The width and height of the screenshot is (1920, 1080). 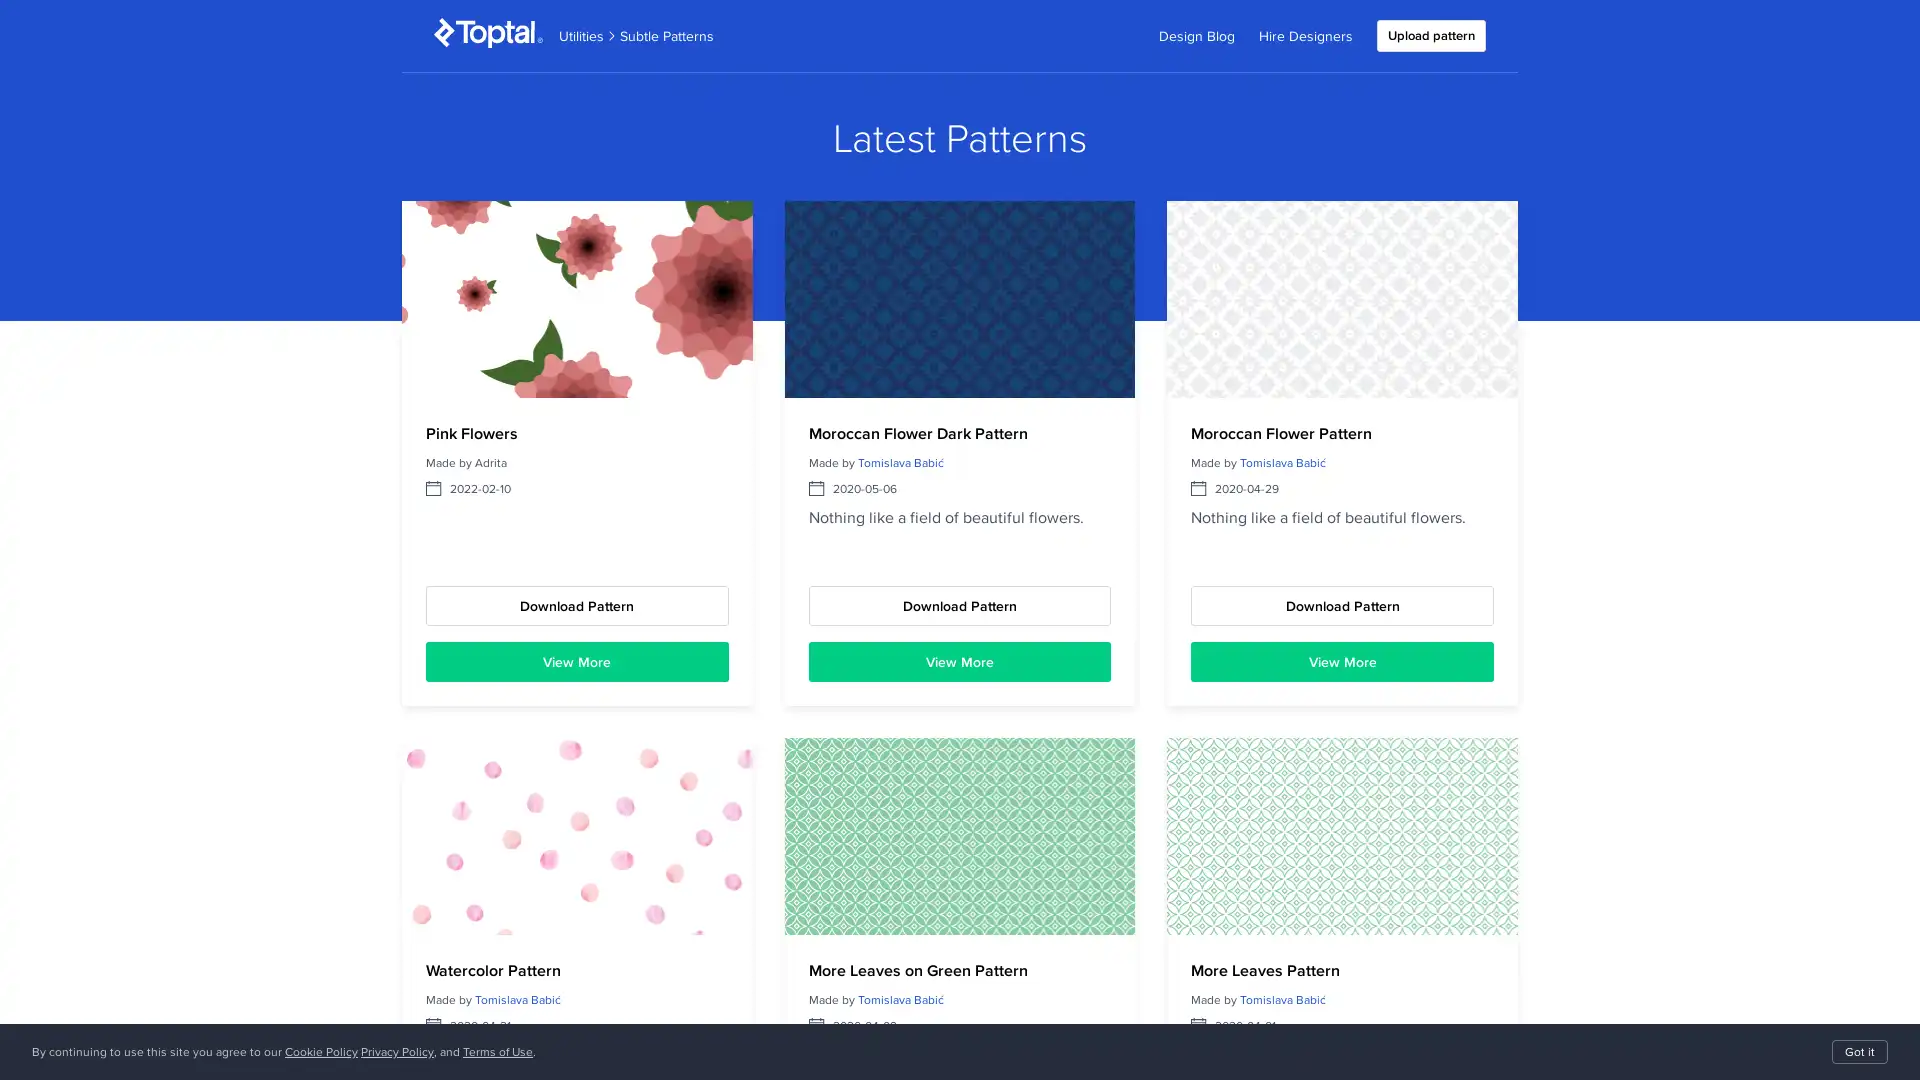 What do you see at coordinates (1859, 1051) in the screenshot?
I see `Got it` at bounding box center [1859, 1051].